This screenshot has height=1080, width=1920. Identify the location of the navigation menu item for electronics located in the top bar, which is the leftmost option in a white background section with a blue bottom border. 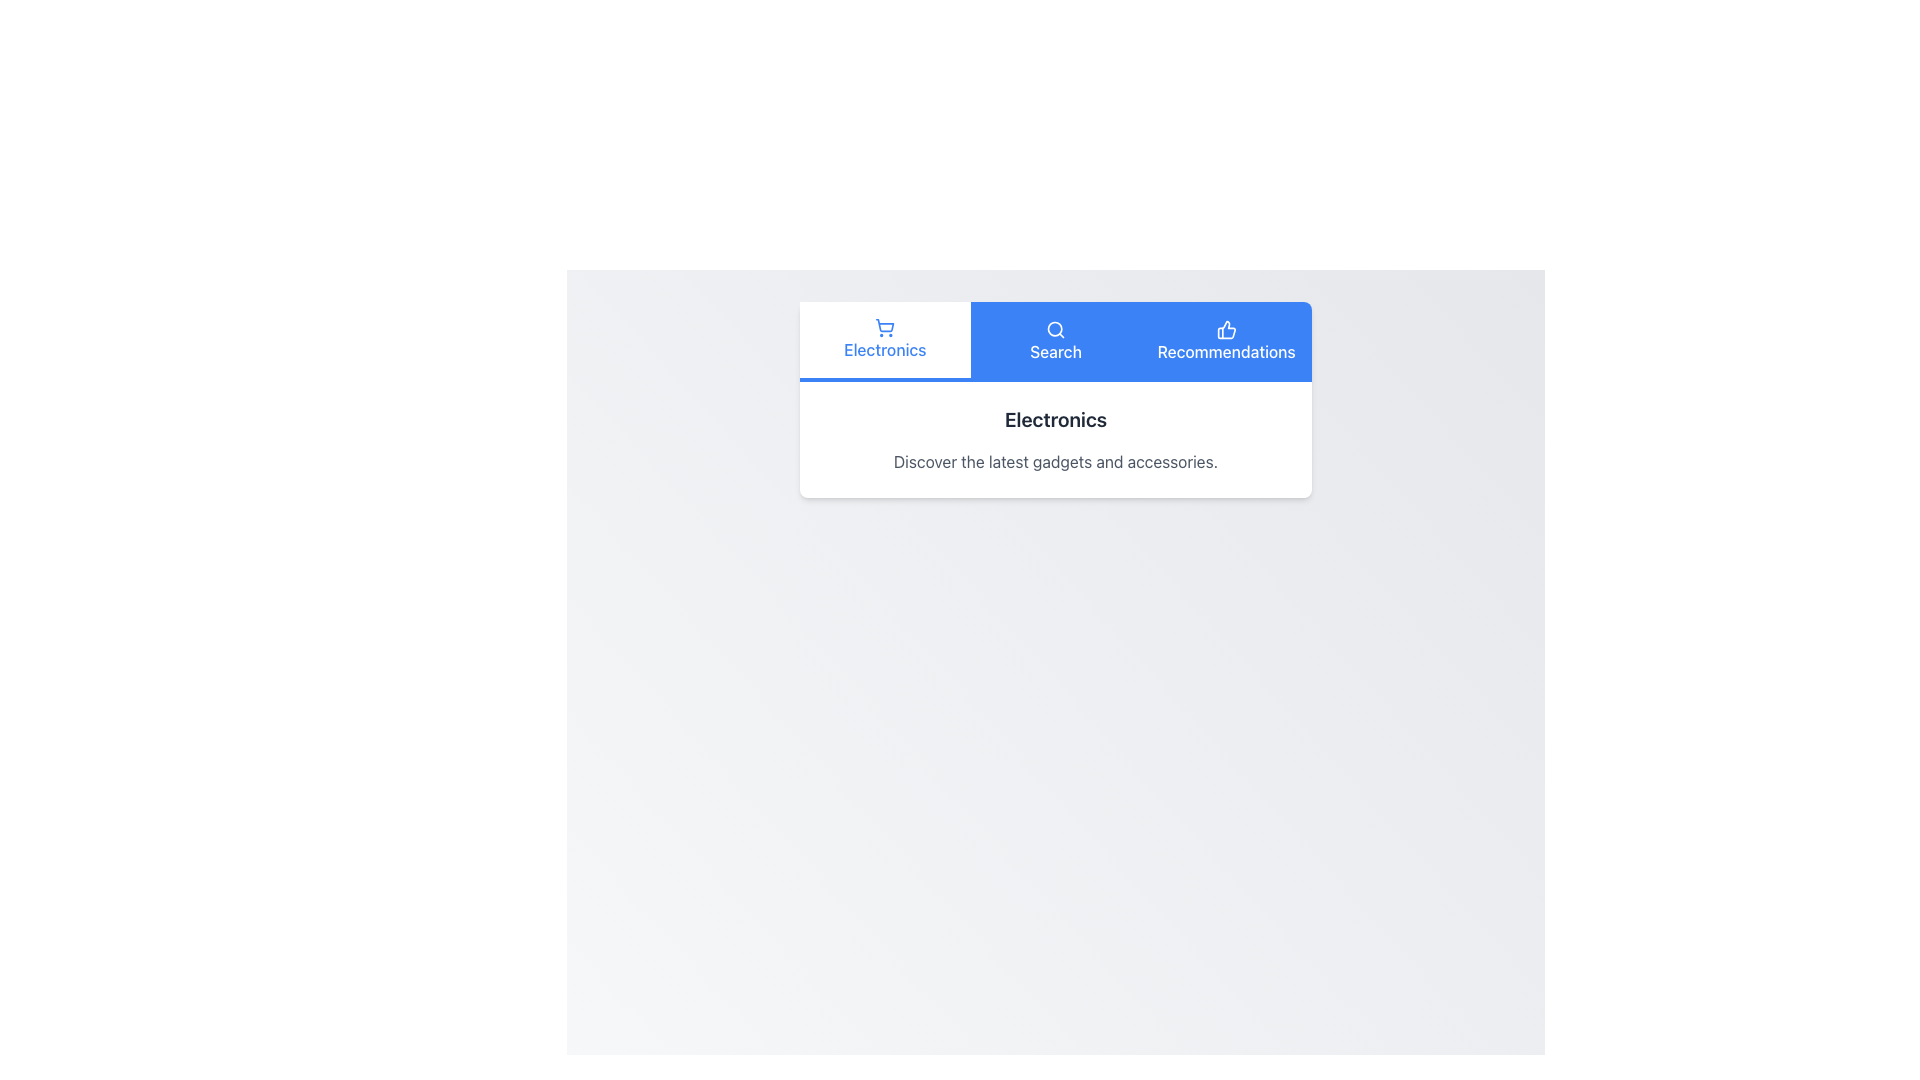
(884, 338).